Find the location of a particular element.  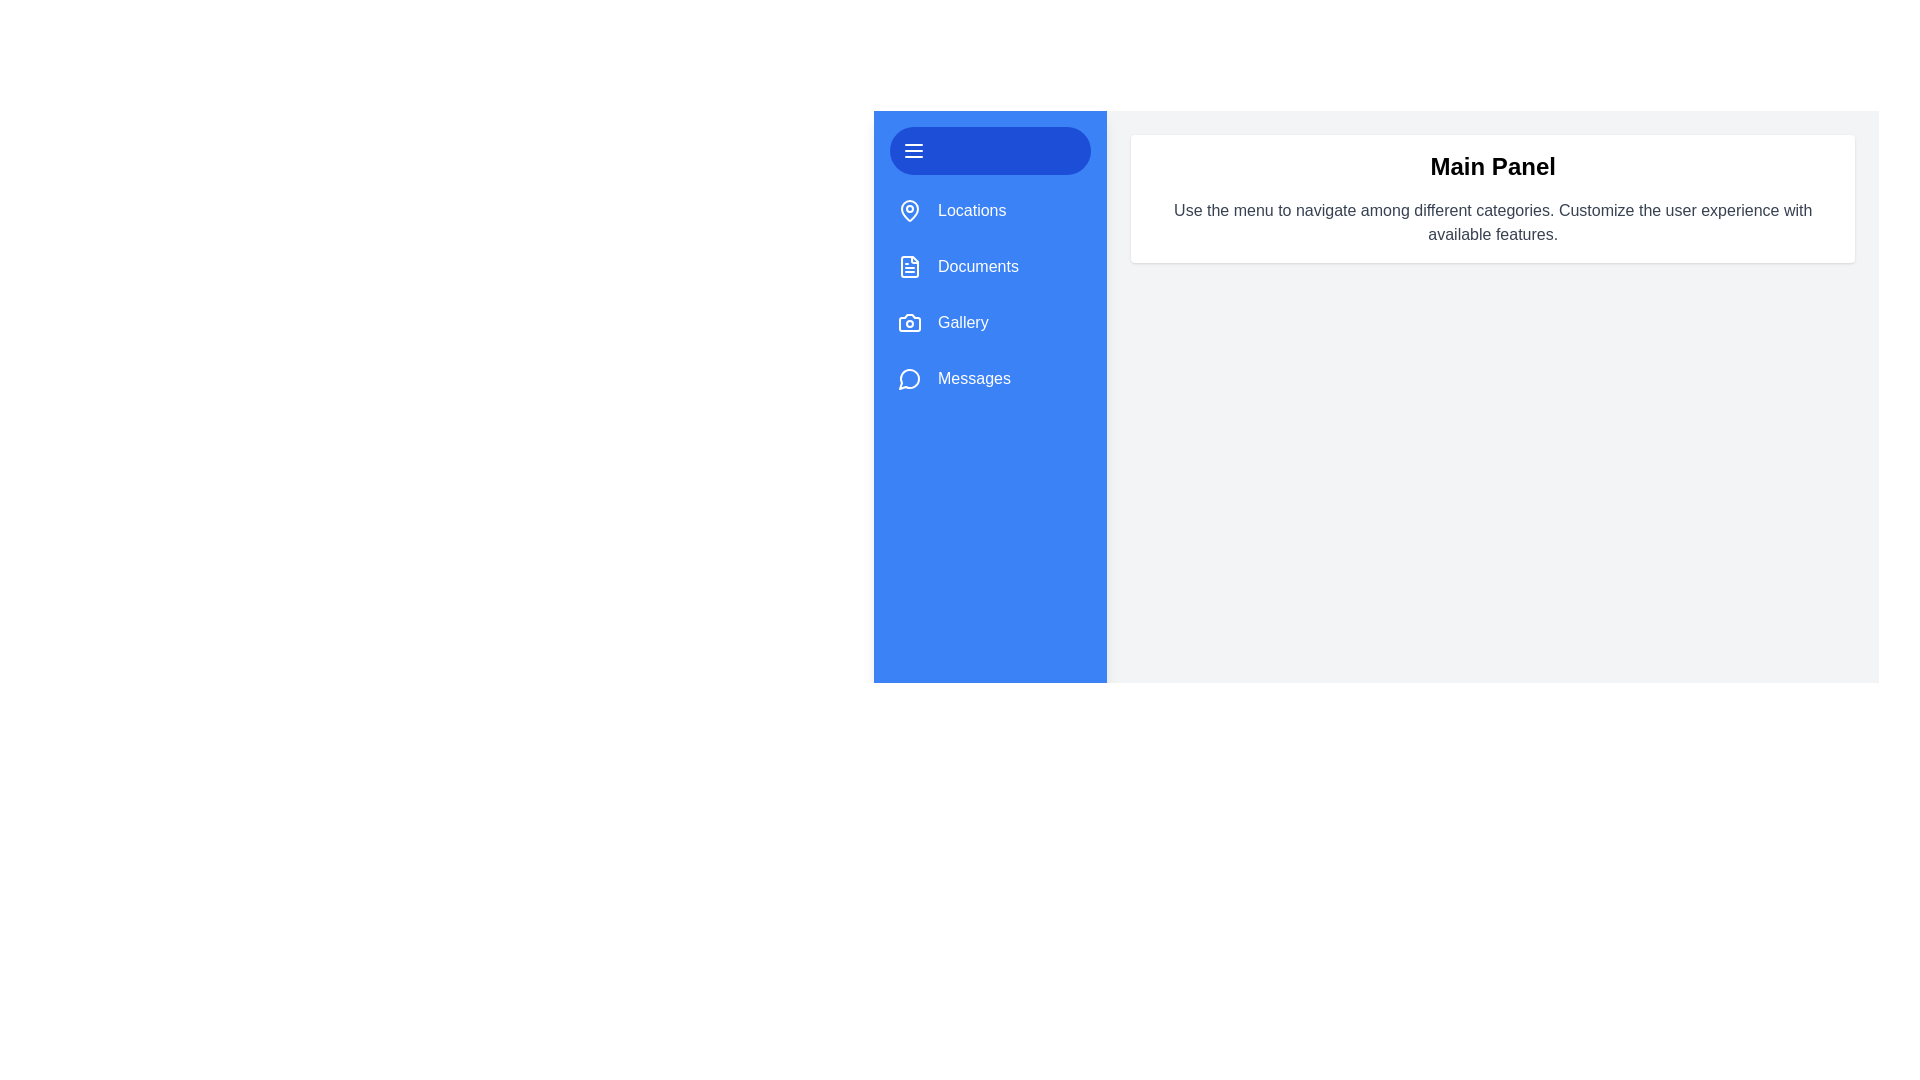

the category item Locations to visually interact with it is located at coordinates (939, 211).